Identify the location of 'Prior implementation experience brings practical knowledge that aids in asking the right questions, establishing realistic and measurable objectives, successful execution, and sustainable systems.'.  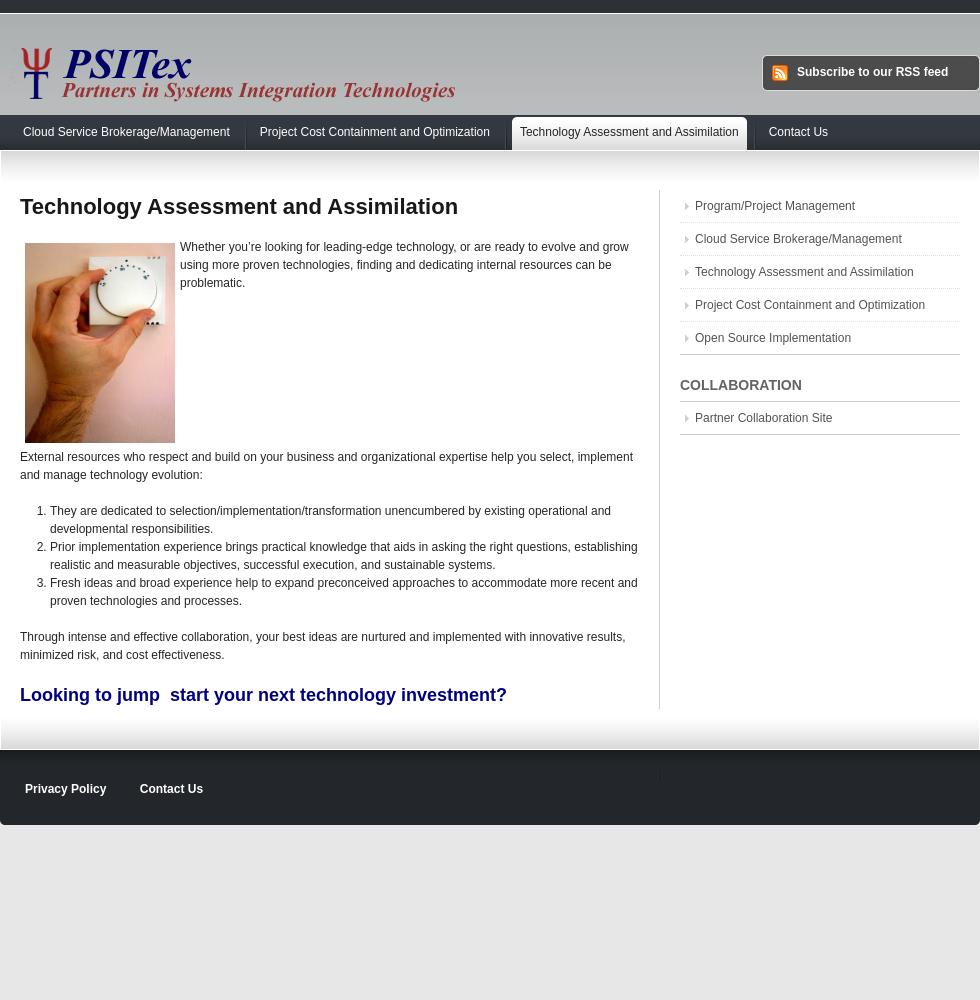
(343, 556).